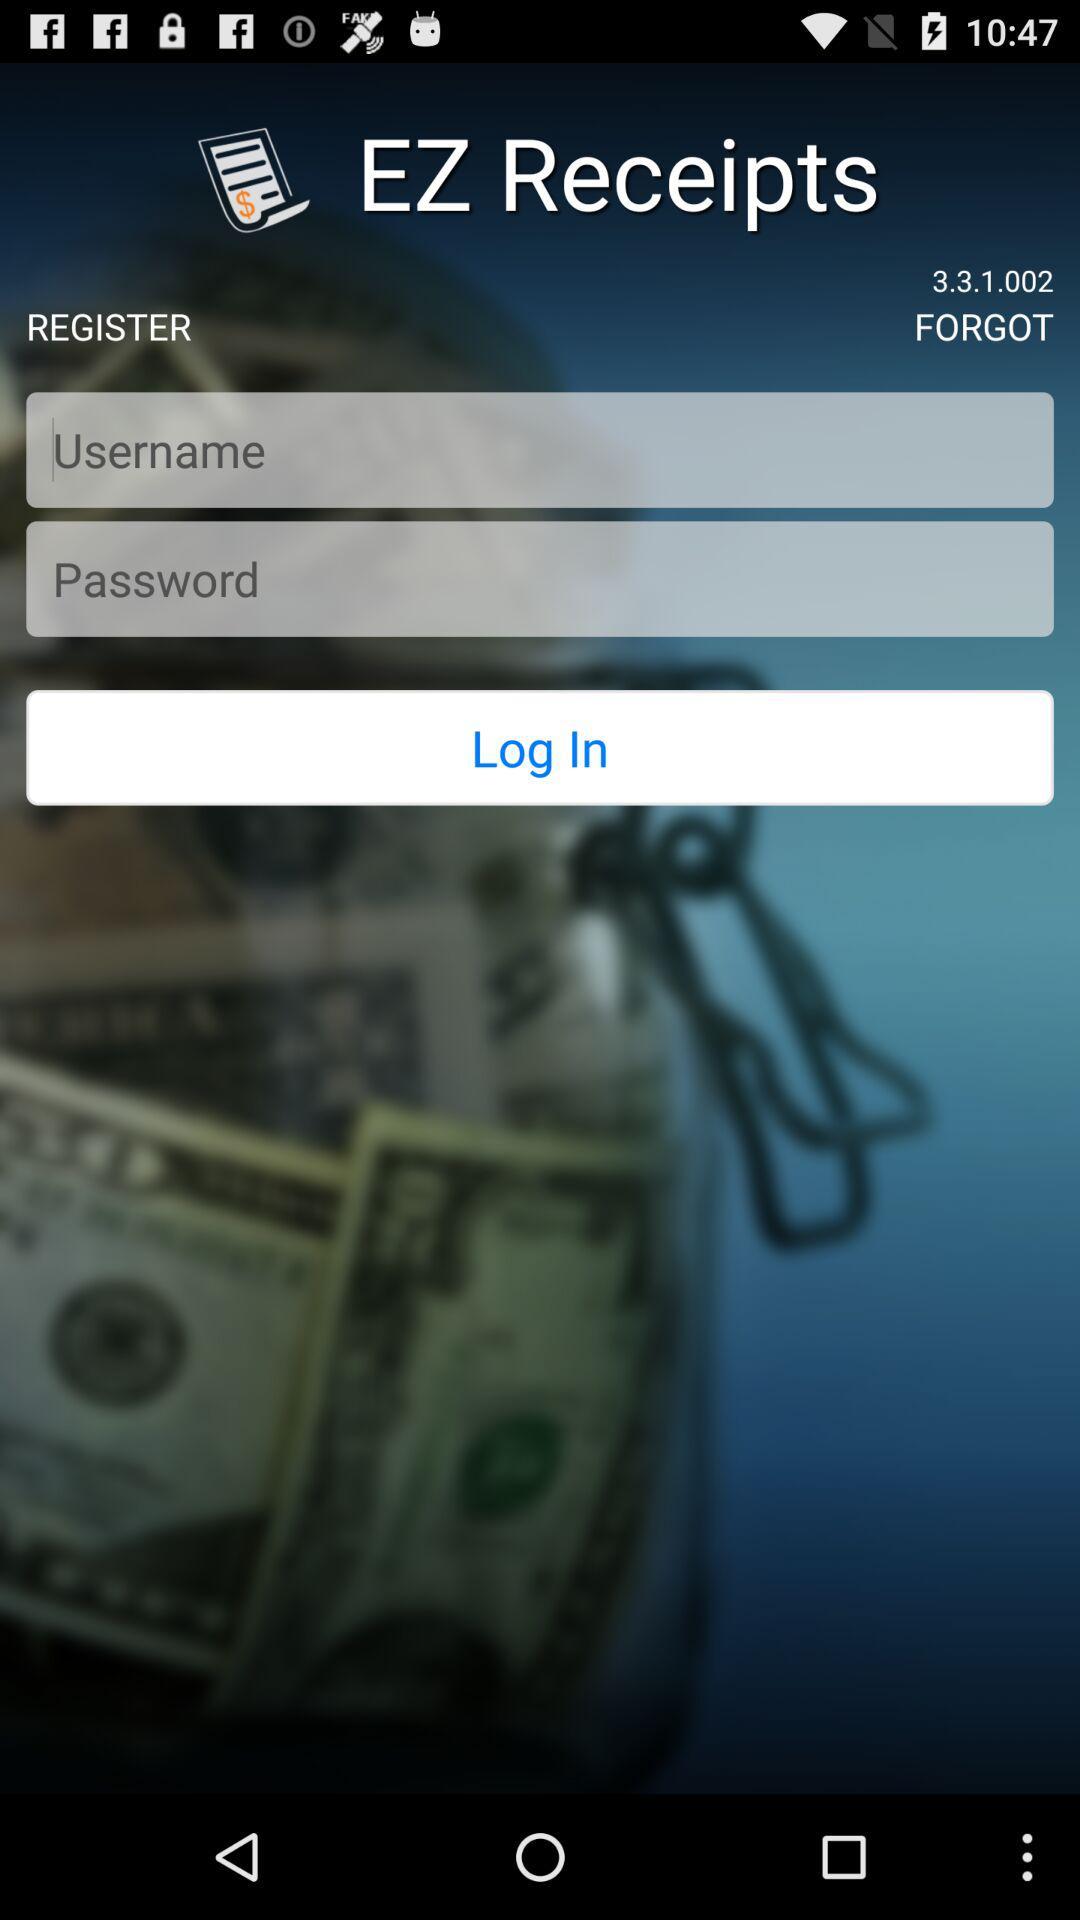 This screenshot has height=1920, width=1080. Describe the element at coordinates (982, 326) in the screenshot. I see `the forgot icon` at that location.